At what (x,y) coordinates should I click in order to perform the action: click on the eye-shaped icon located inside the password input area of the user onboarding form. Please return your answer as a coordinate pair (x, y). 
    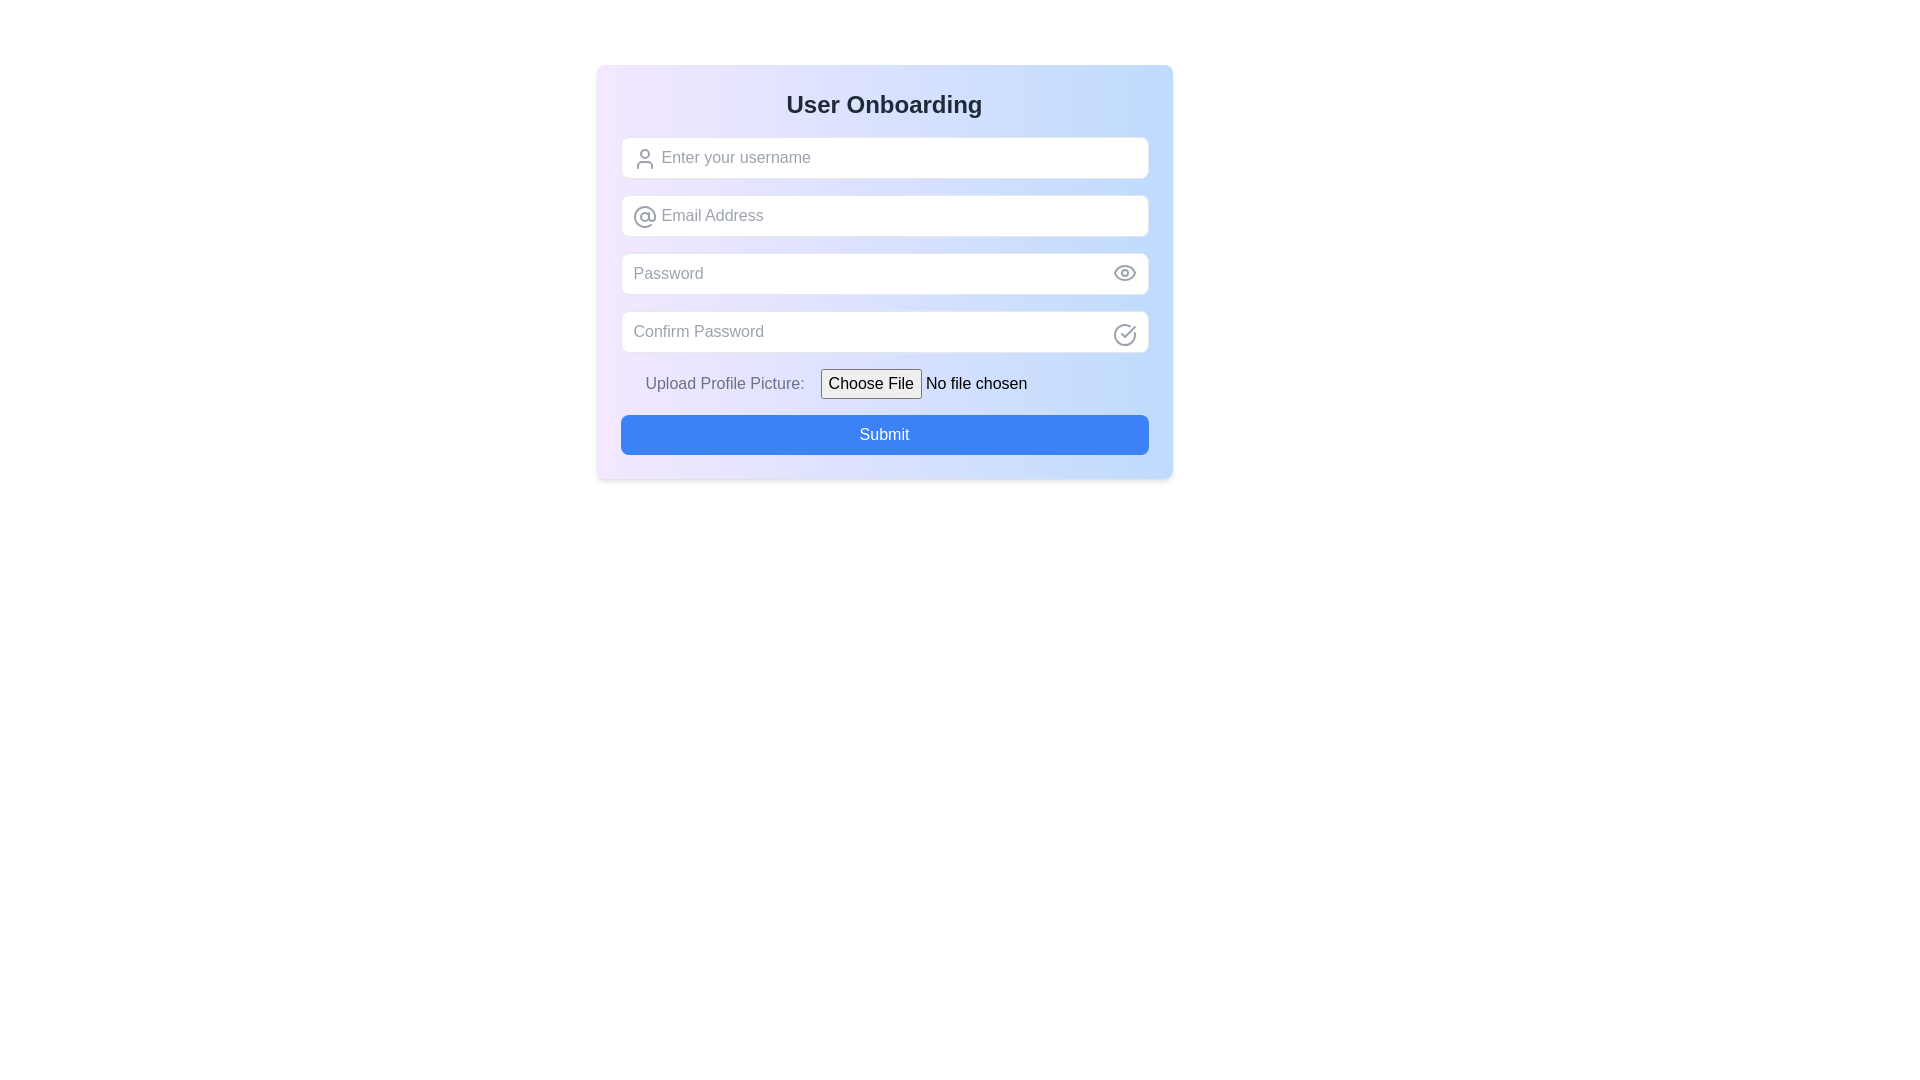
    Looking at the image, I should click on (1124, 273).